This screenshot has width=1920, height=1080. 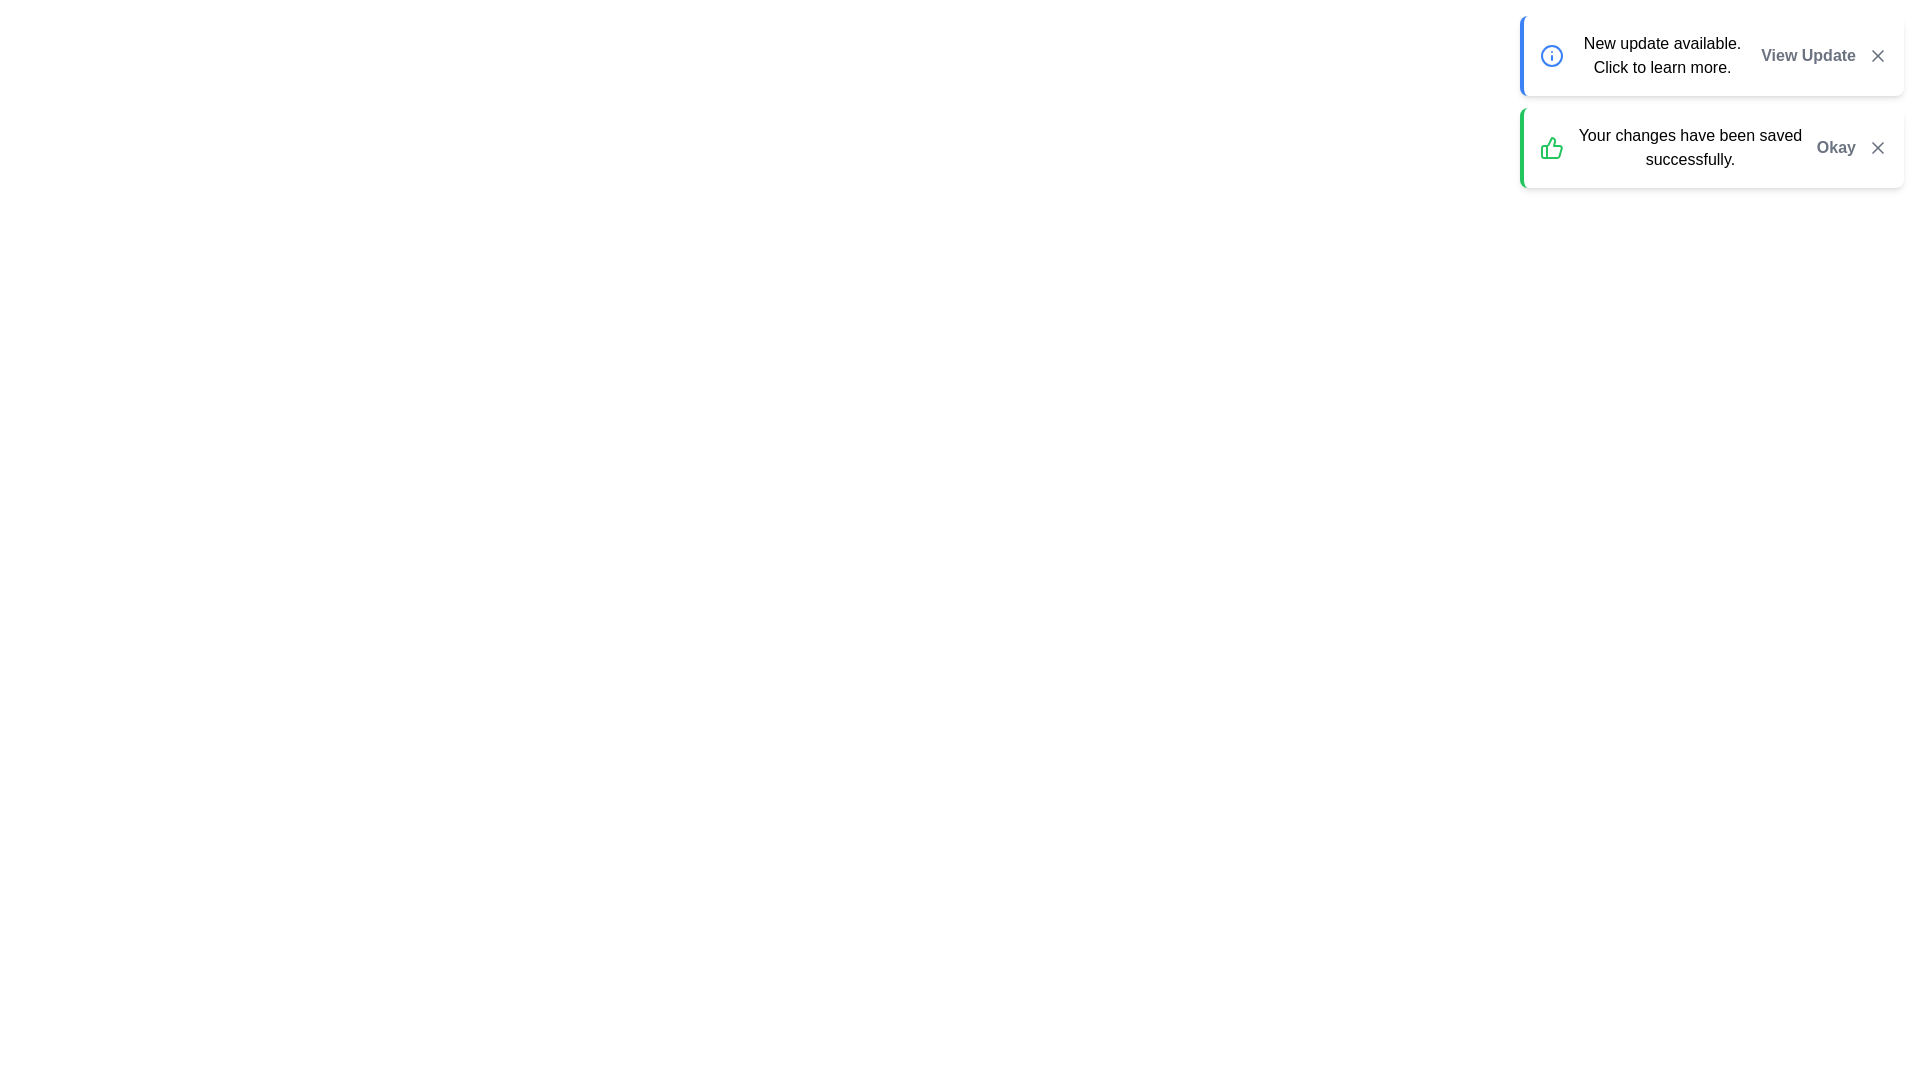 I want to click on notification message that indicates the user's changes have been successfully saved, located at the center of the notification box, so click(x=1689, y=146).